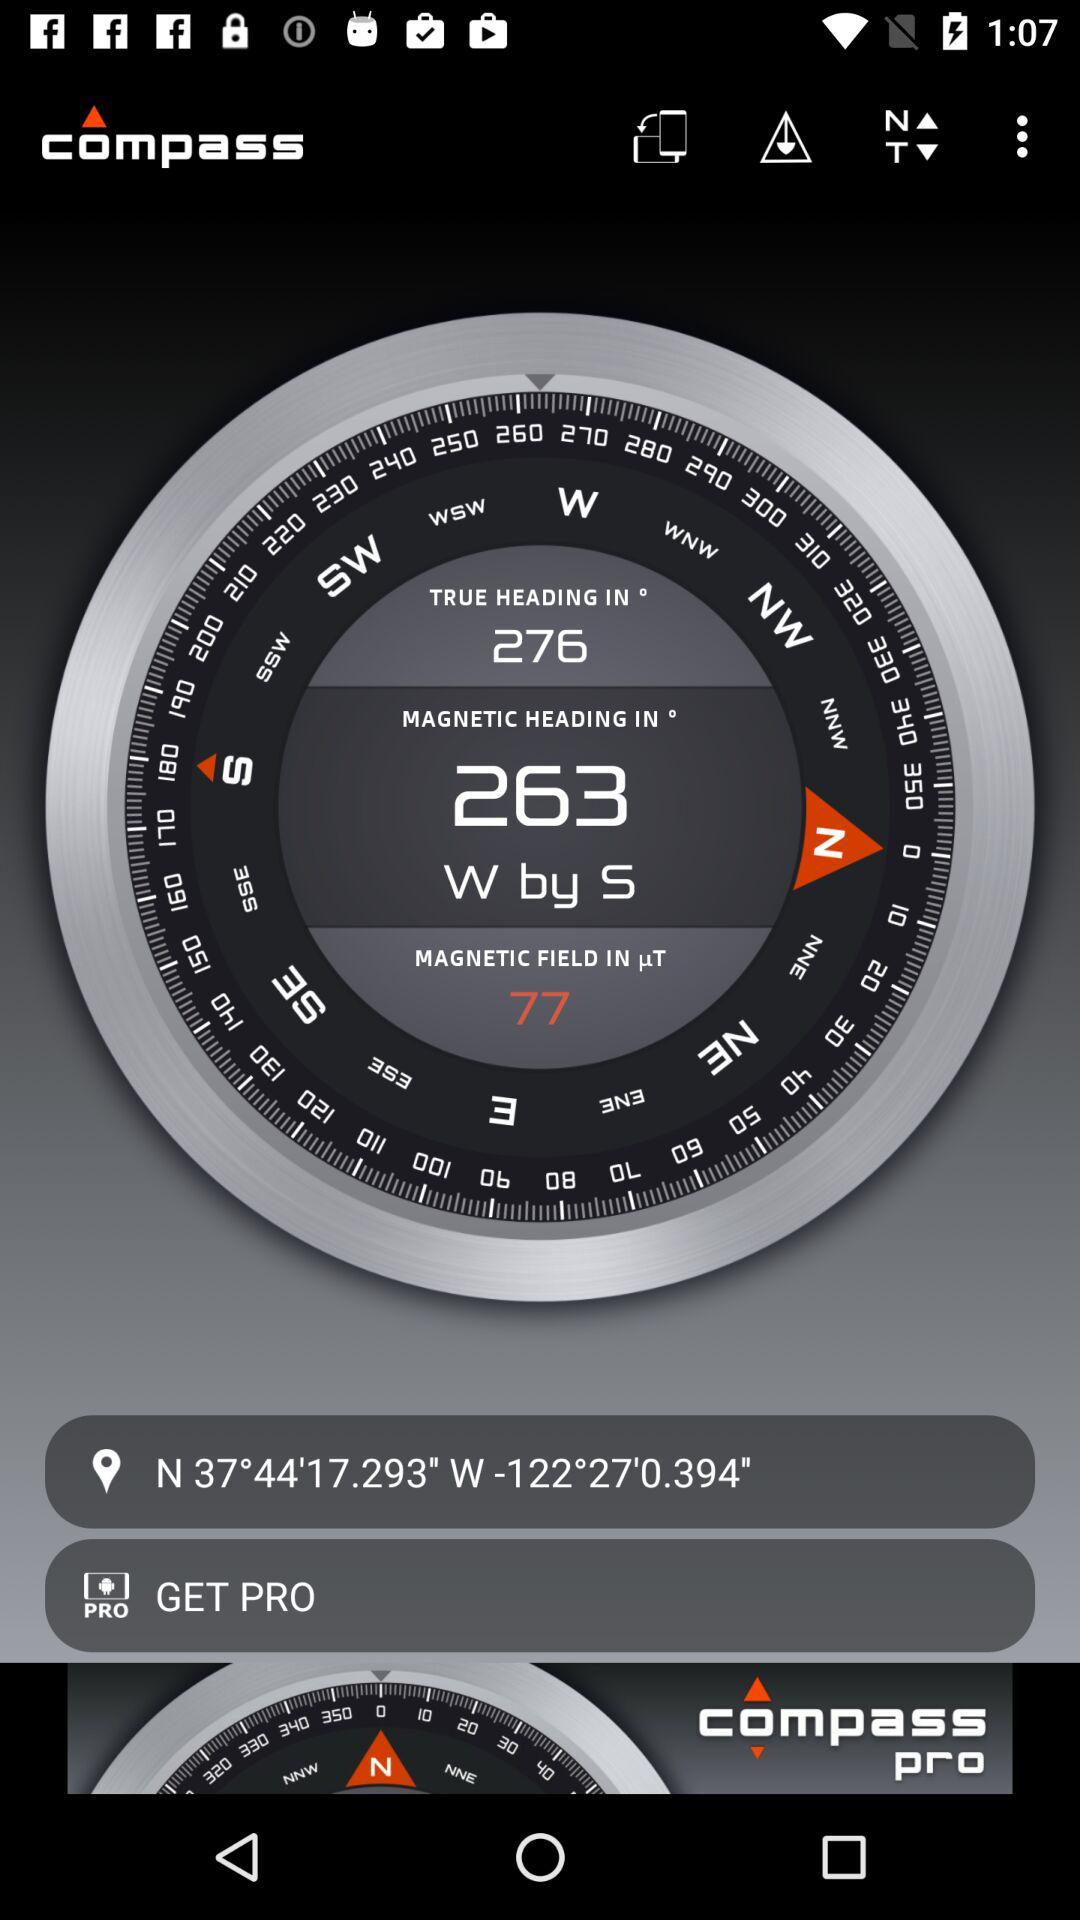  I want to click on the icon above the n 37 44 icon, so click(540, 1008).